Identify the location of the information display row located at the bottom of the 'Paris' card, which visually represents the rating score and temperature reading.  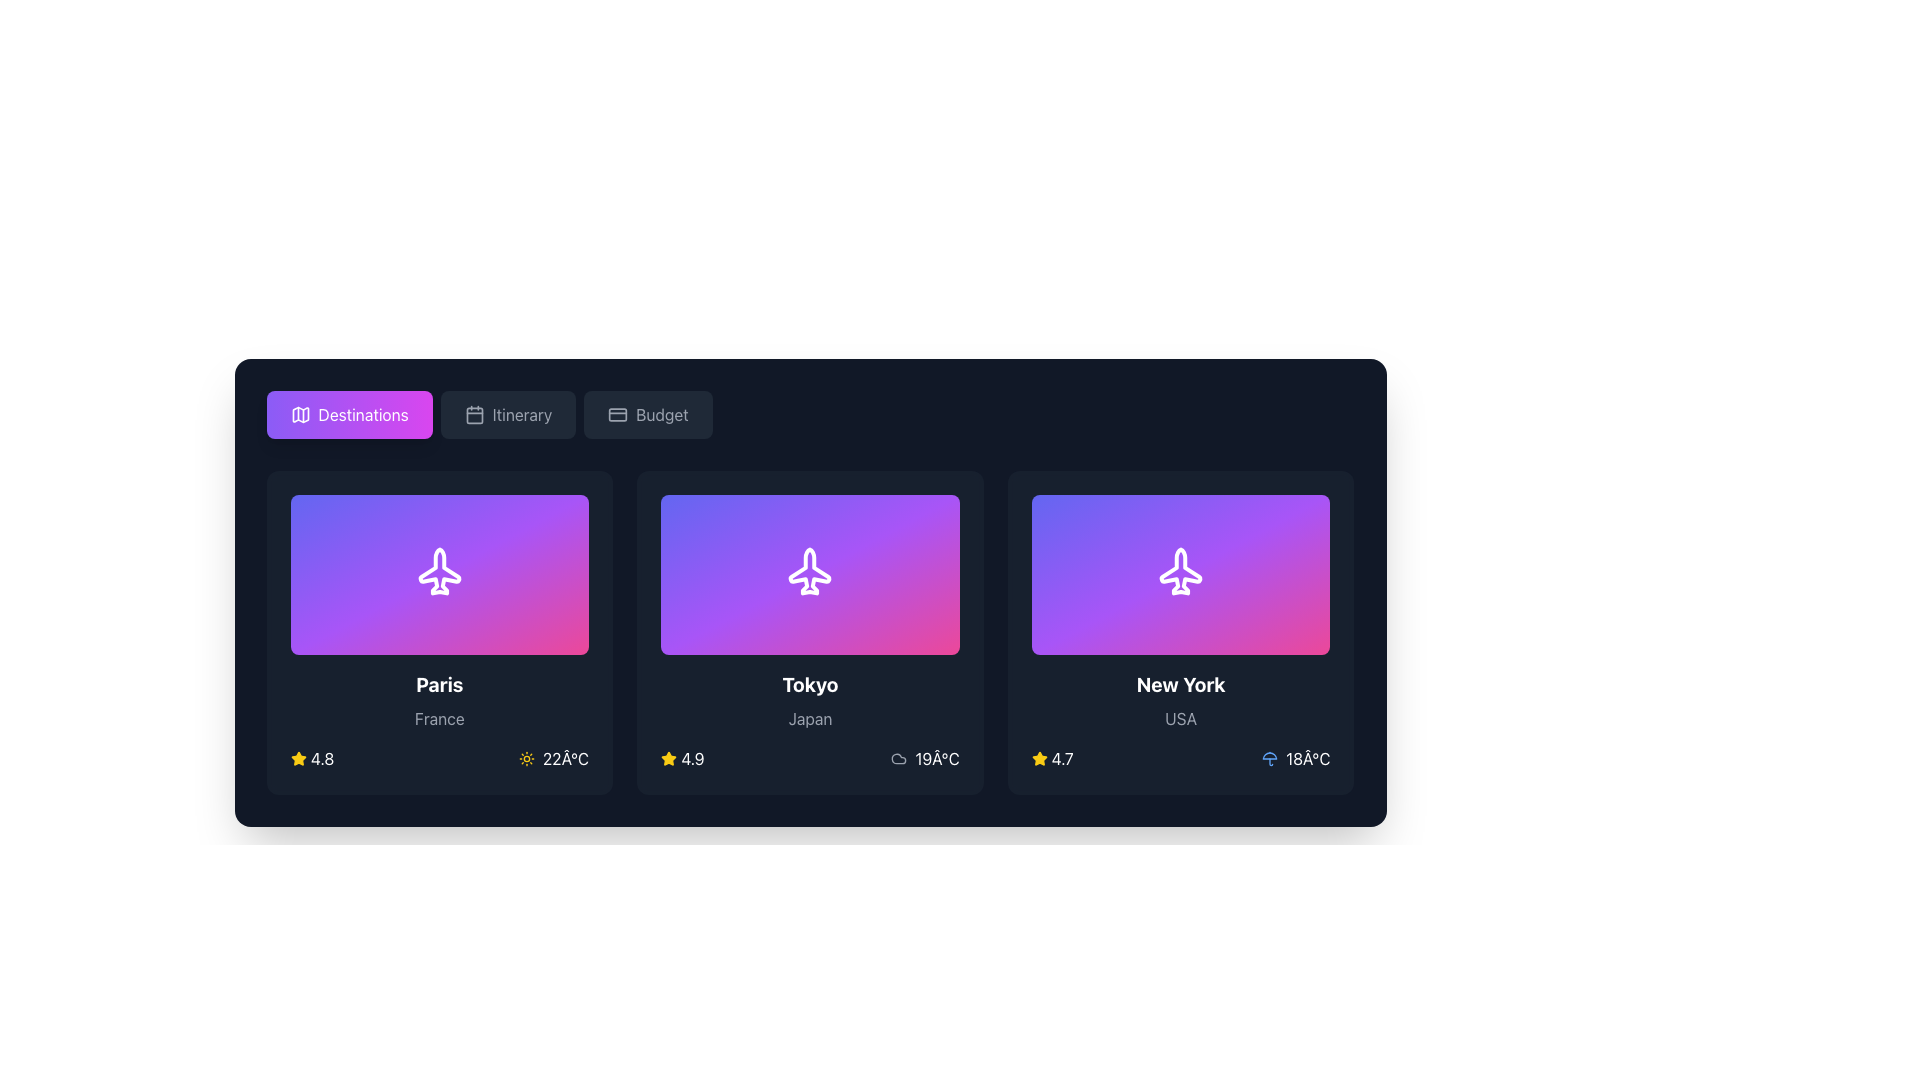
(438, 759).